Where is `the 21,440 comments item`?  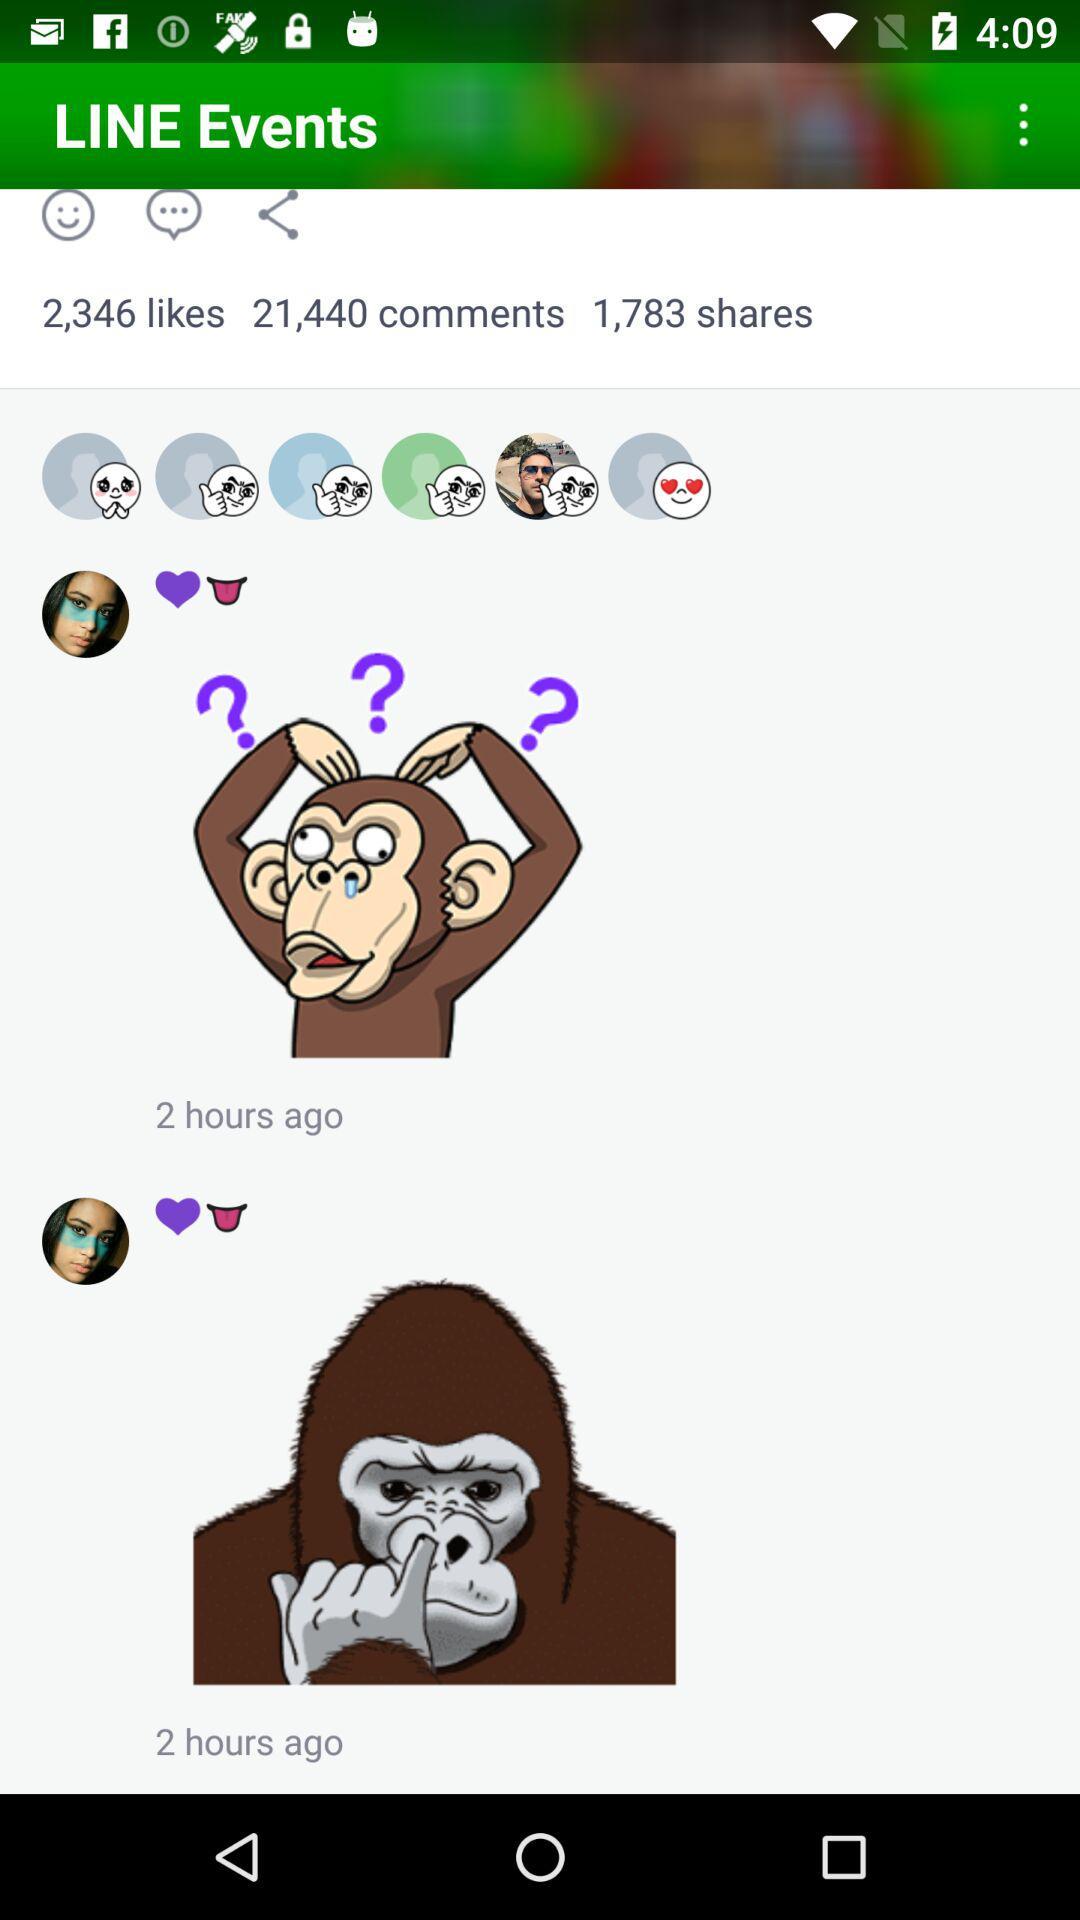 the 21,440 comments item is located at coordinates (407, 312).